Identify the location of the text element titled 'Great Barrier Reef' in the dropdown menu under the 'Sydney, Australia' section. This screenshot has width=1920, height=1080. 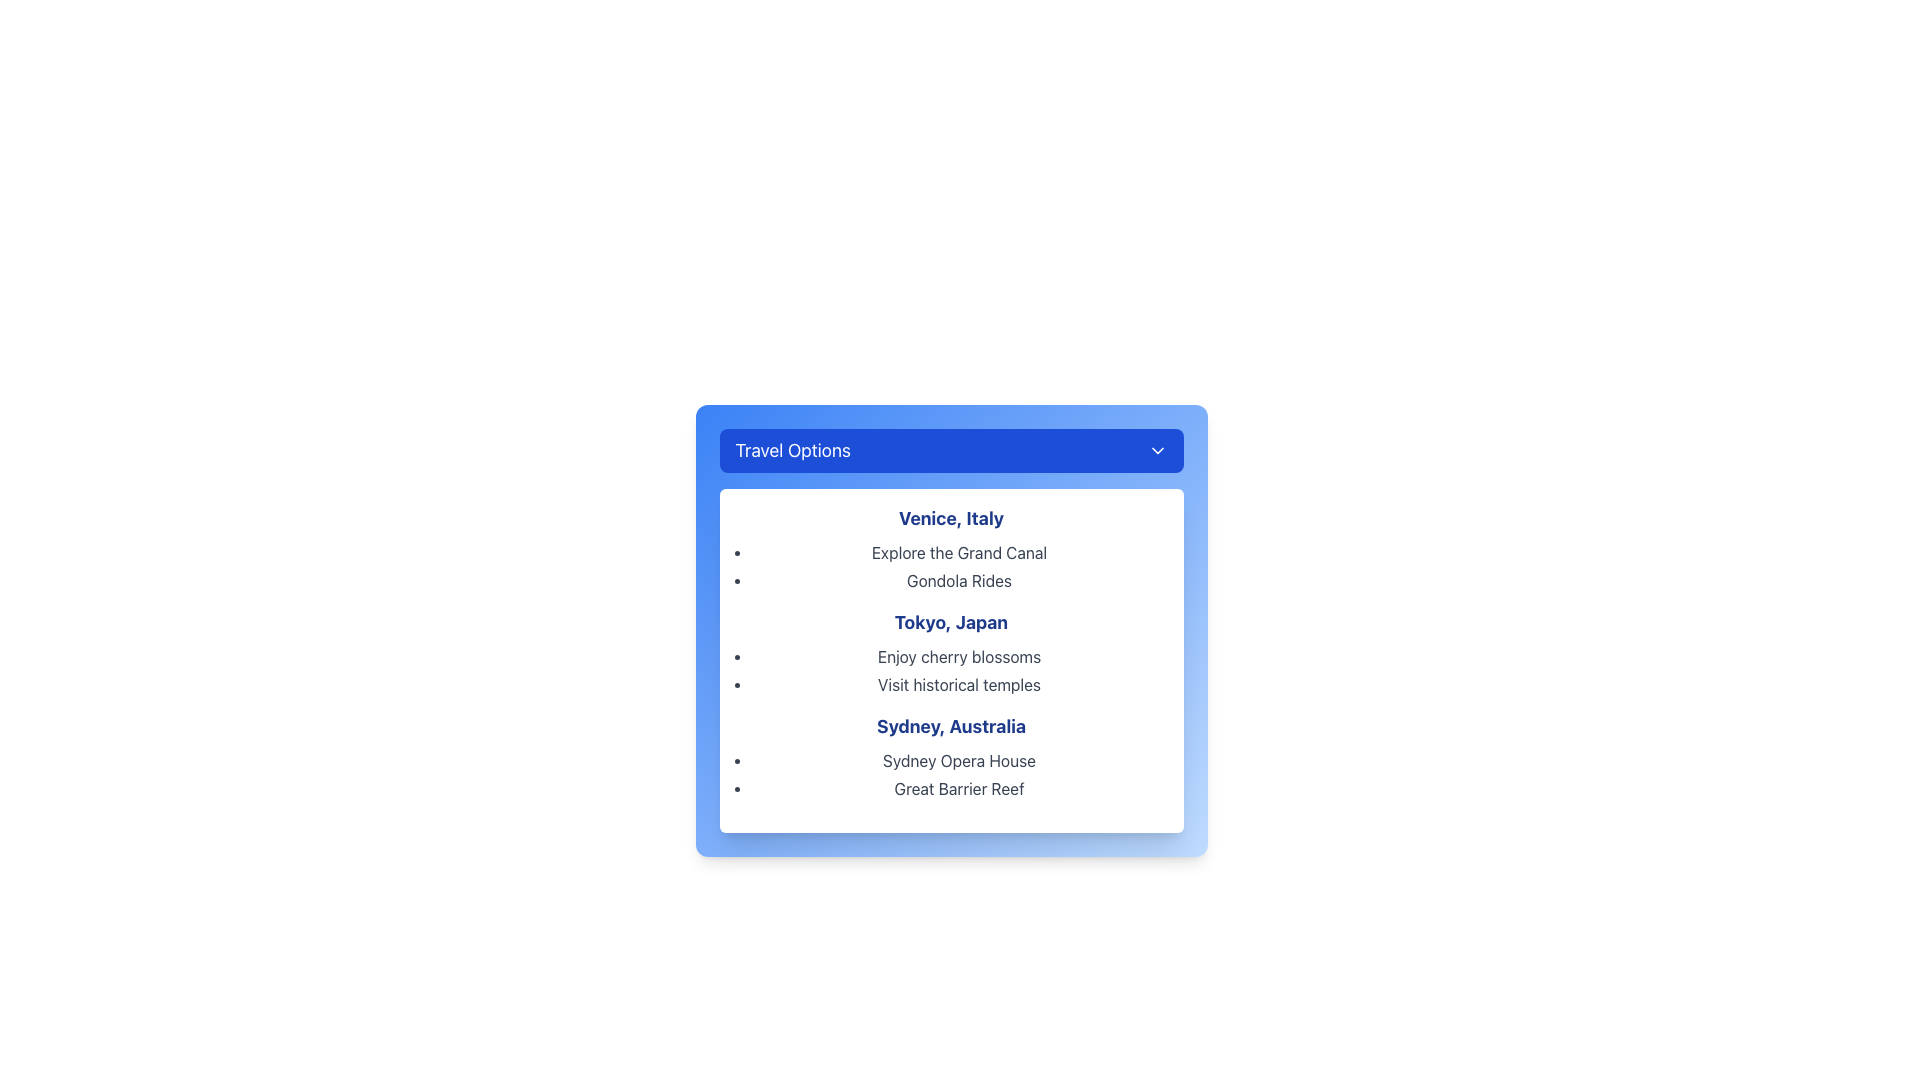
(958, 788).